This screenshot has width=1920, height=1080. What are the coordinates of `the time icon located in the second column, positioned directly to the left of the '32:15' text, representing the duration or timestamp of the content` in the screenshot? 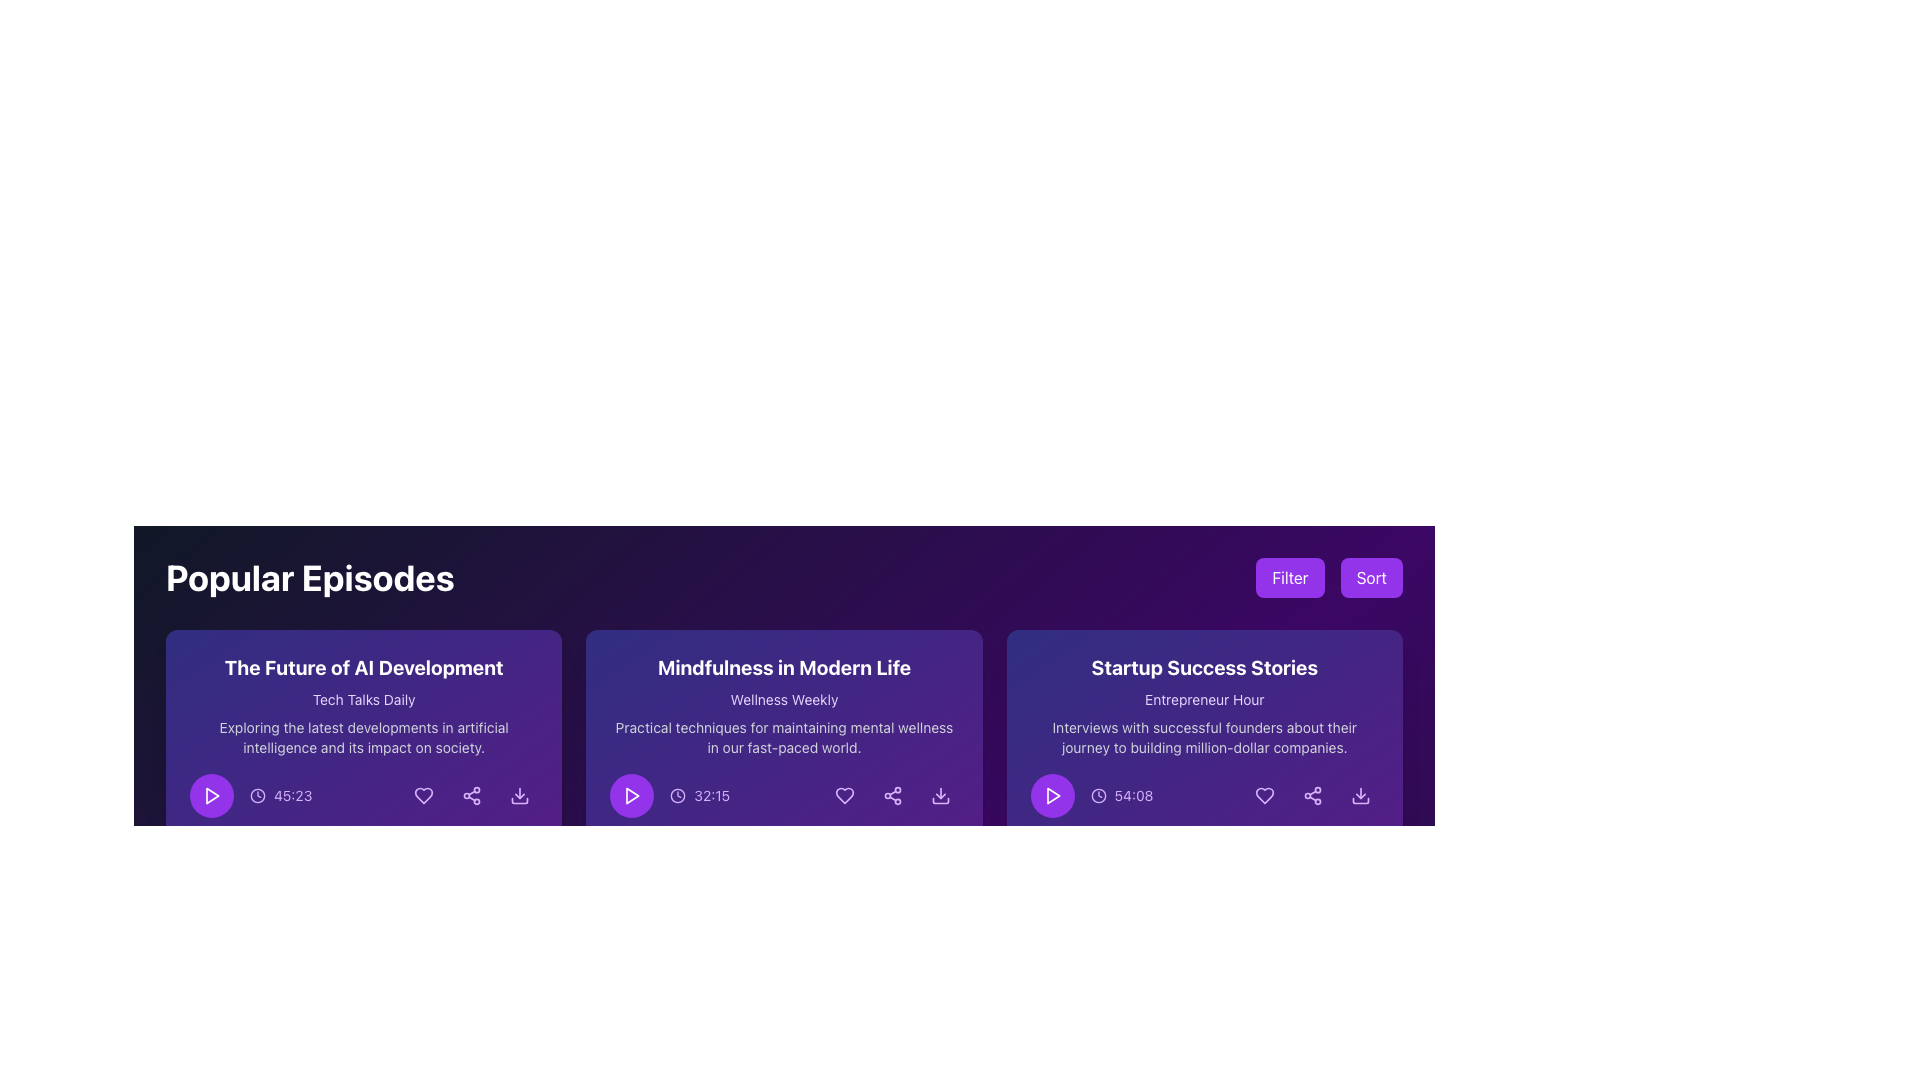 It's located at (678, 794).